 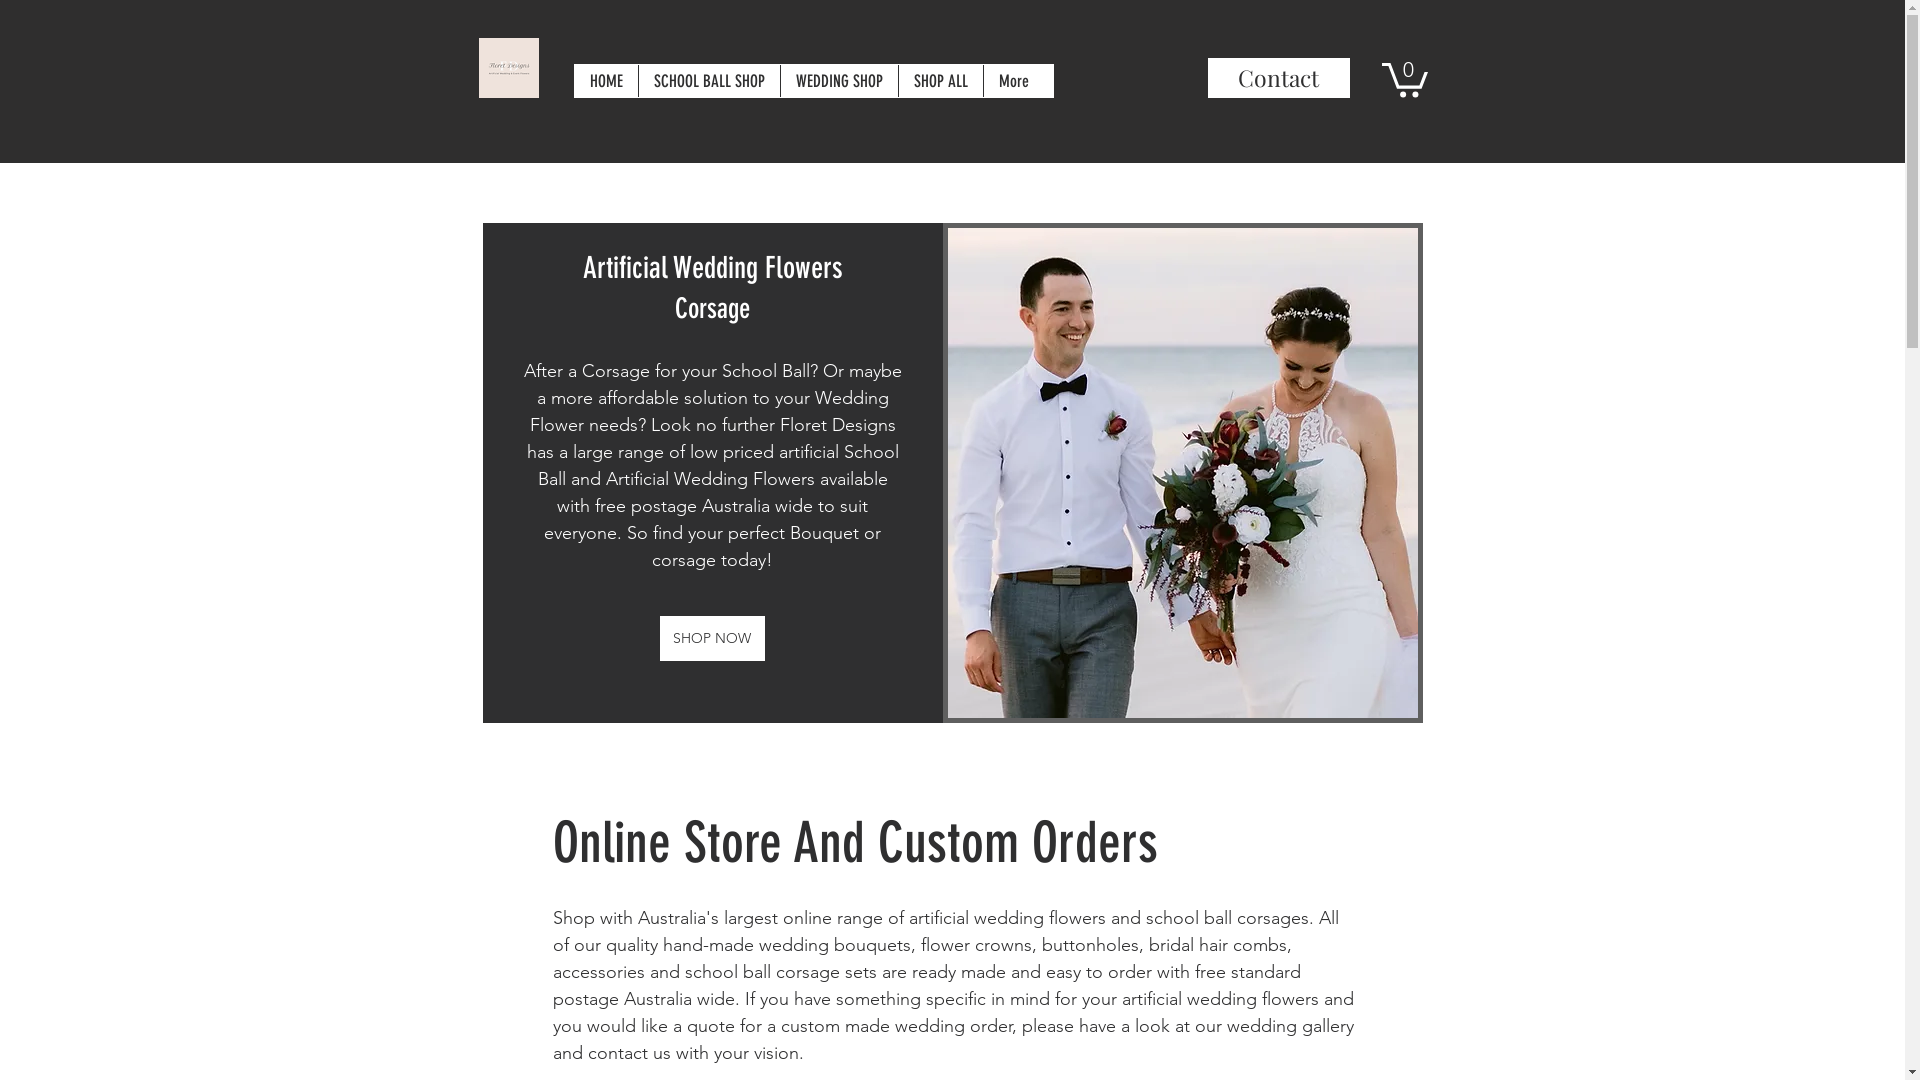 What do you see at coordinates (839, 80) in the screenshot?
I see `'WEDDING SHOP'` at bounding box center [839, 80].